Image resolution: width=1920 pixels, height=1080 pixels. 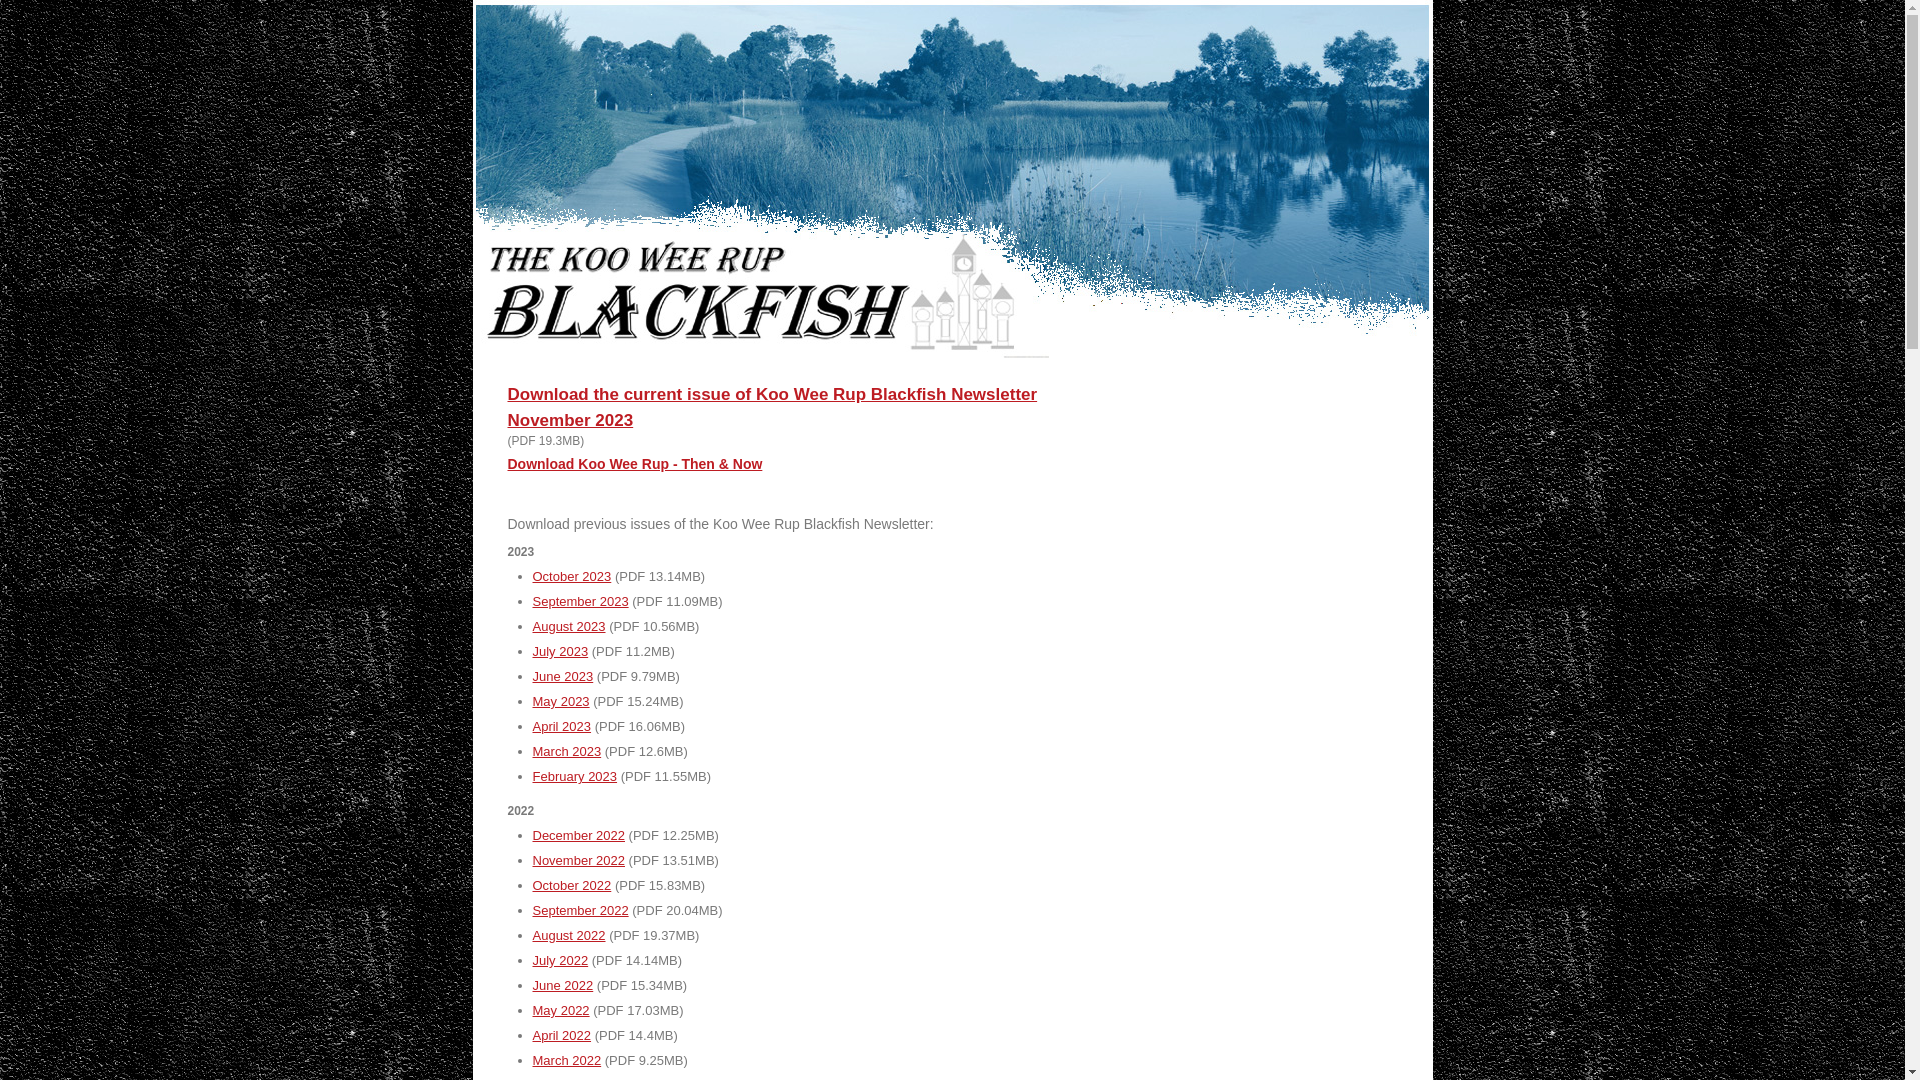 I want to click on 'November 2022', so click(x=577, y=859).